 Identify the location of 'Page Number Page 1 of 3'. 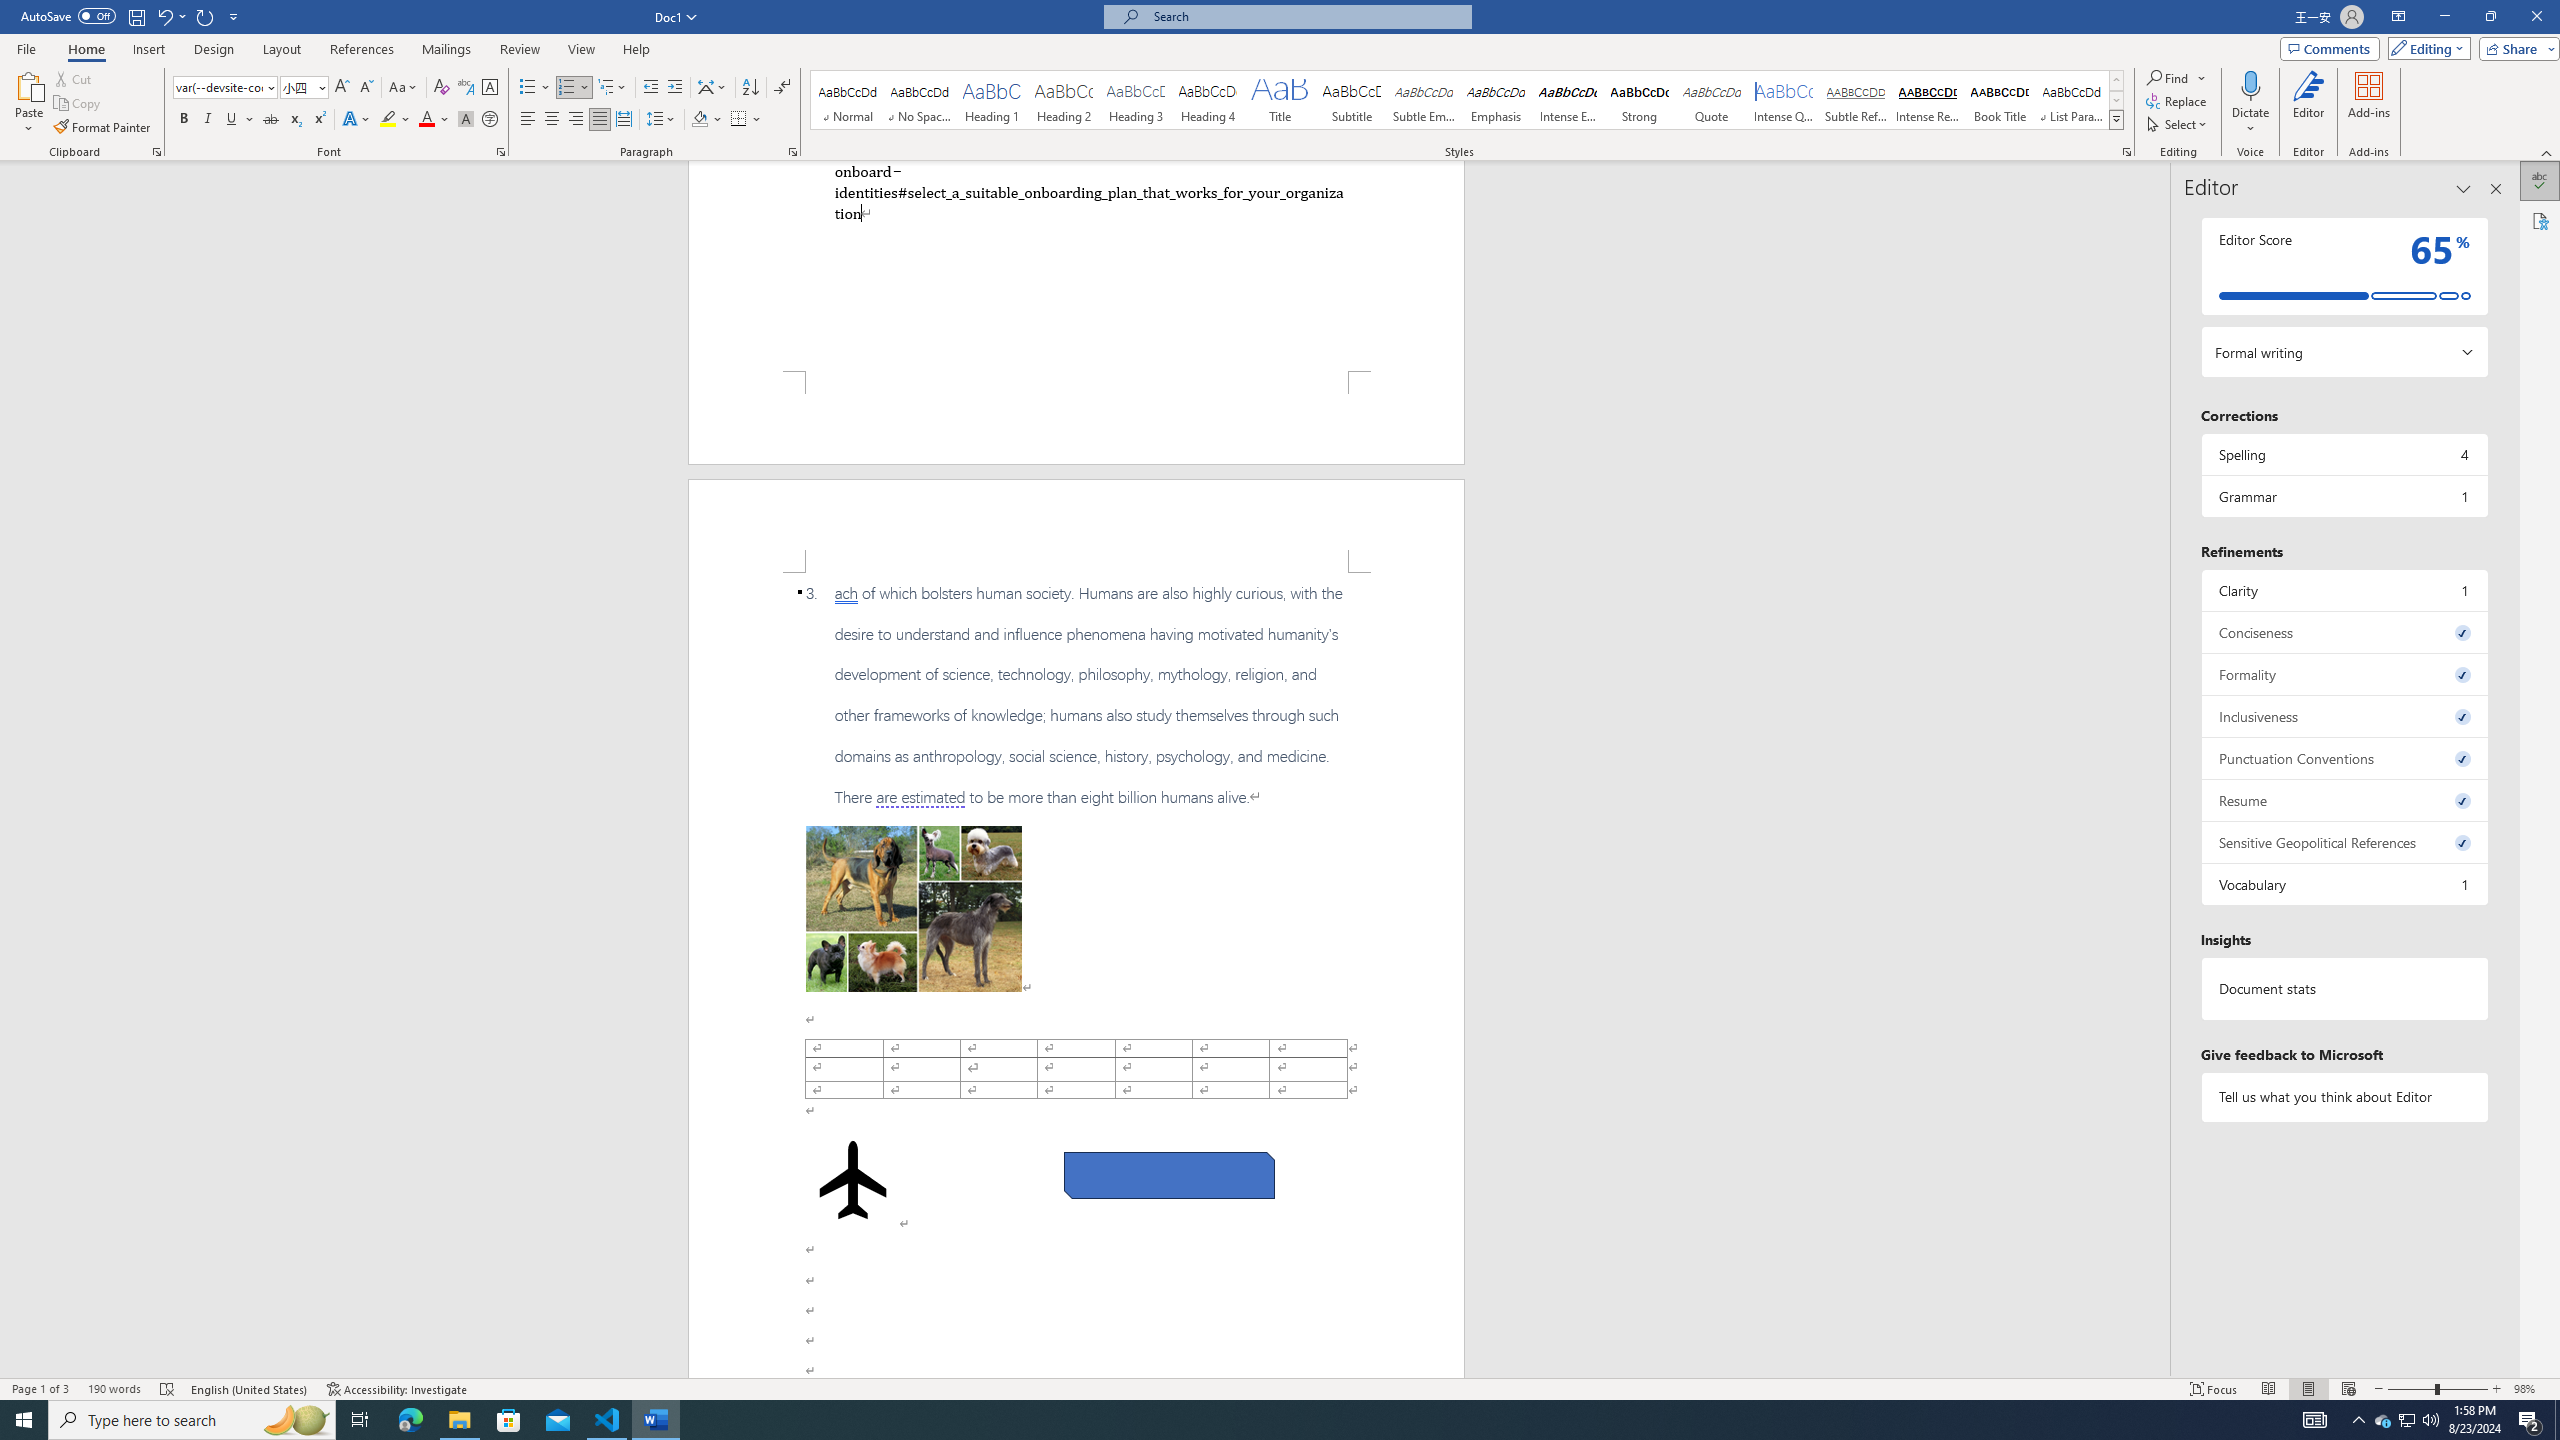
(40, 1389).